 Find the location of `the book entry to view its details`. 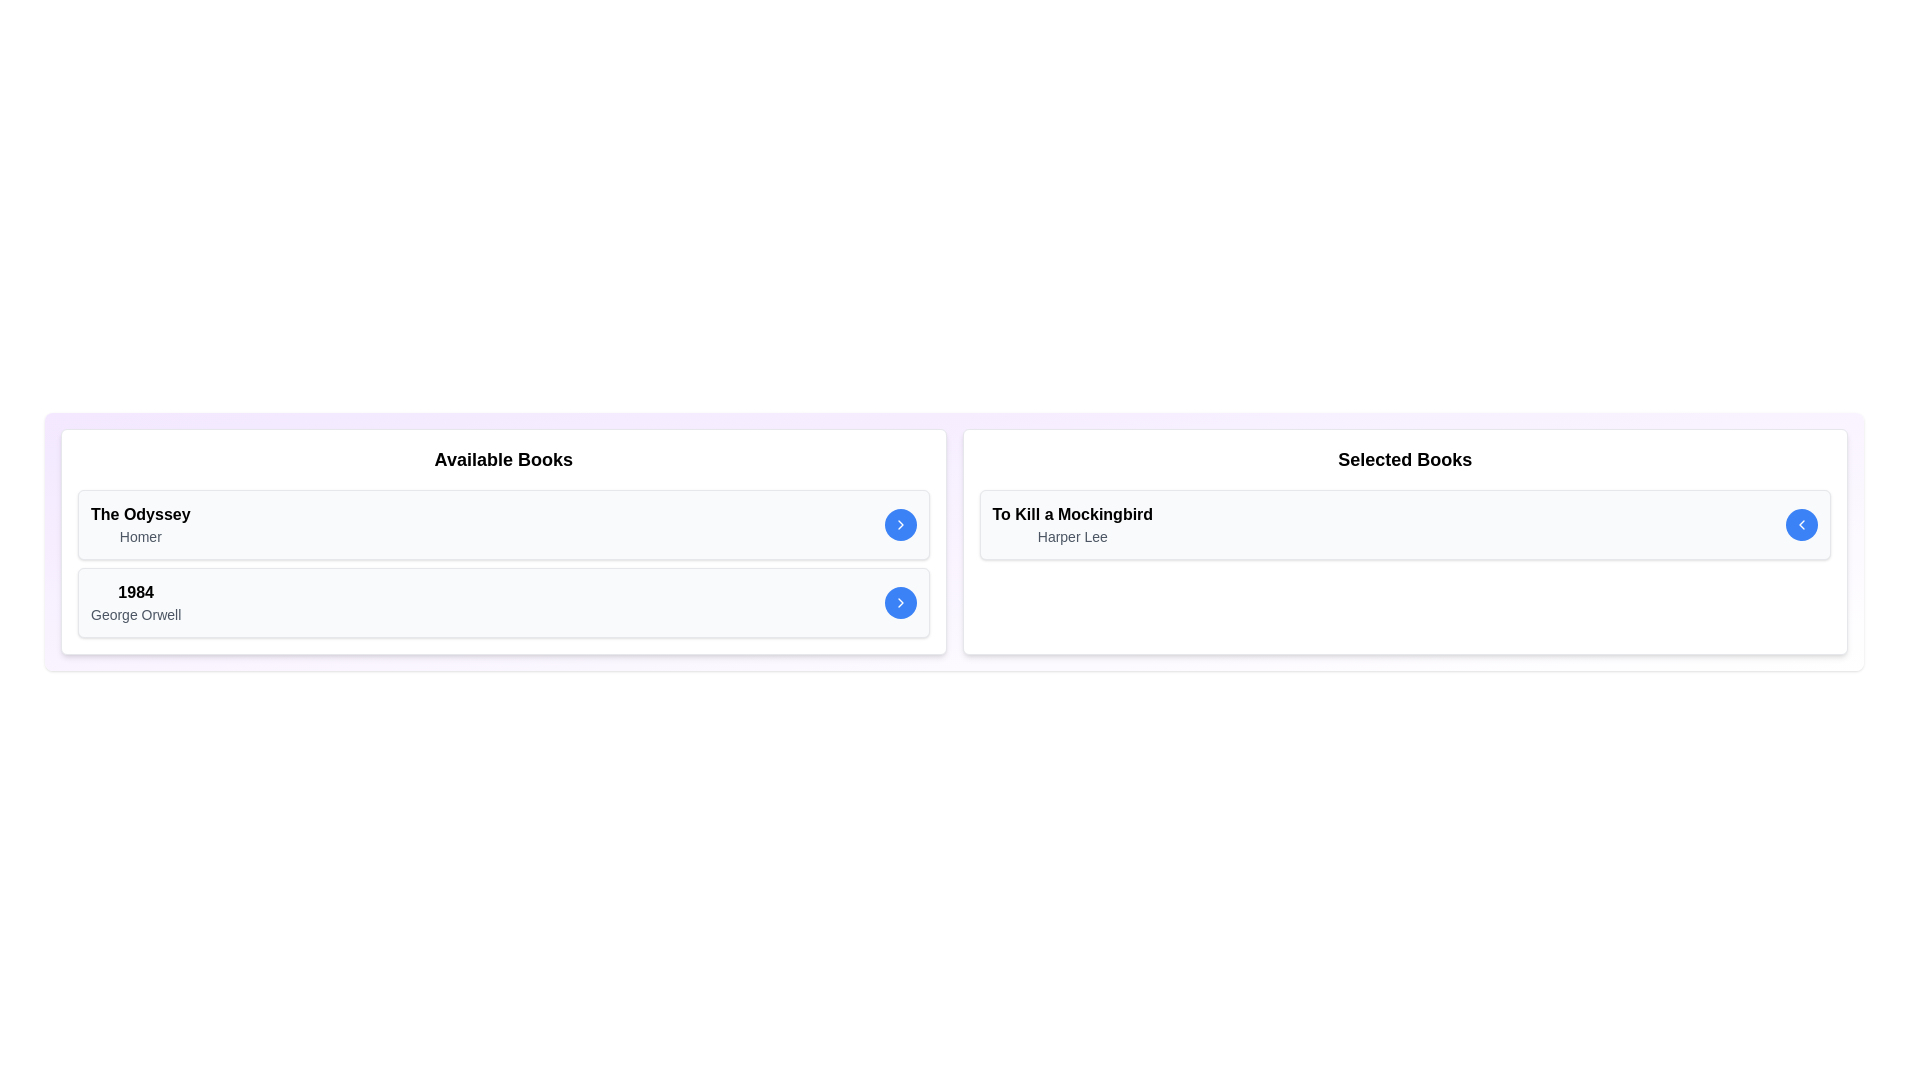

the book entry to view its details is located at coordinates (139, 523).